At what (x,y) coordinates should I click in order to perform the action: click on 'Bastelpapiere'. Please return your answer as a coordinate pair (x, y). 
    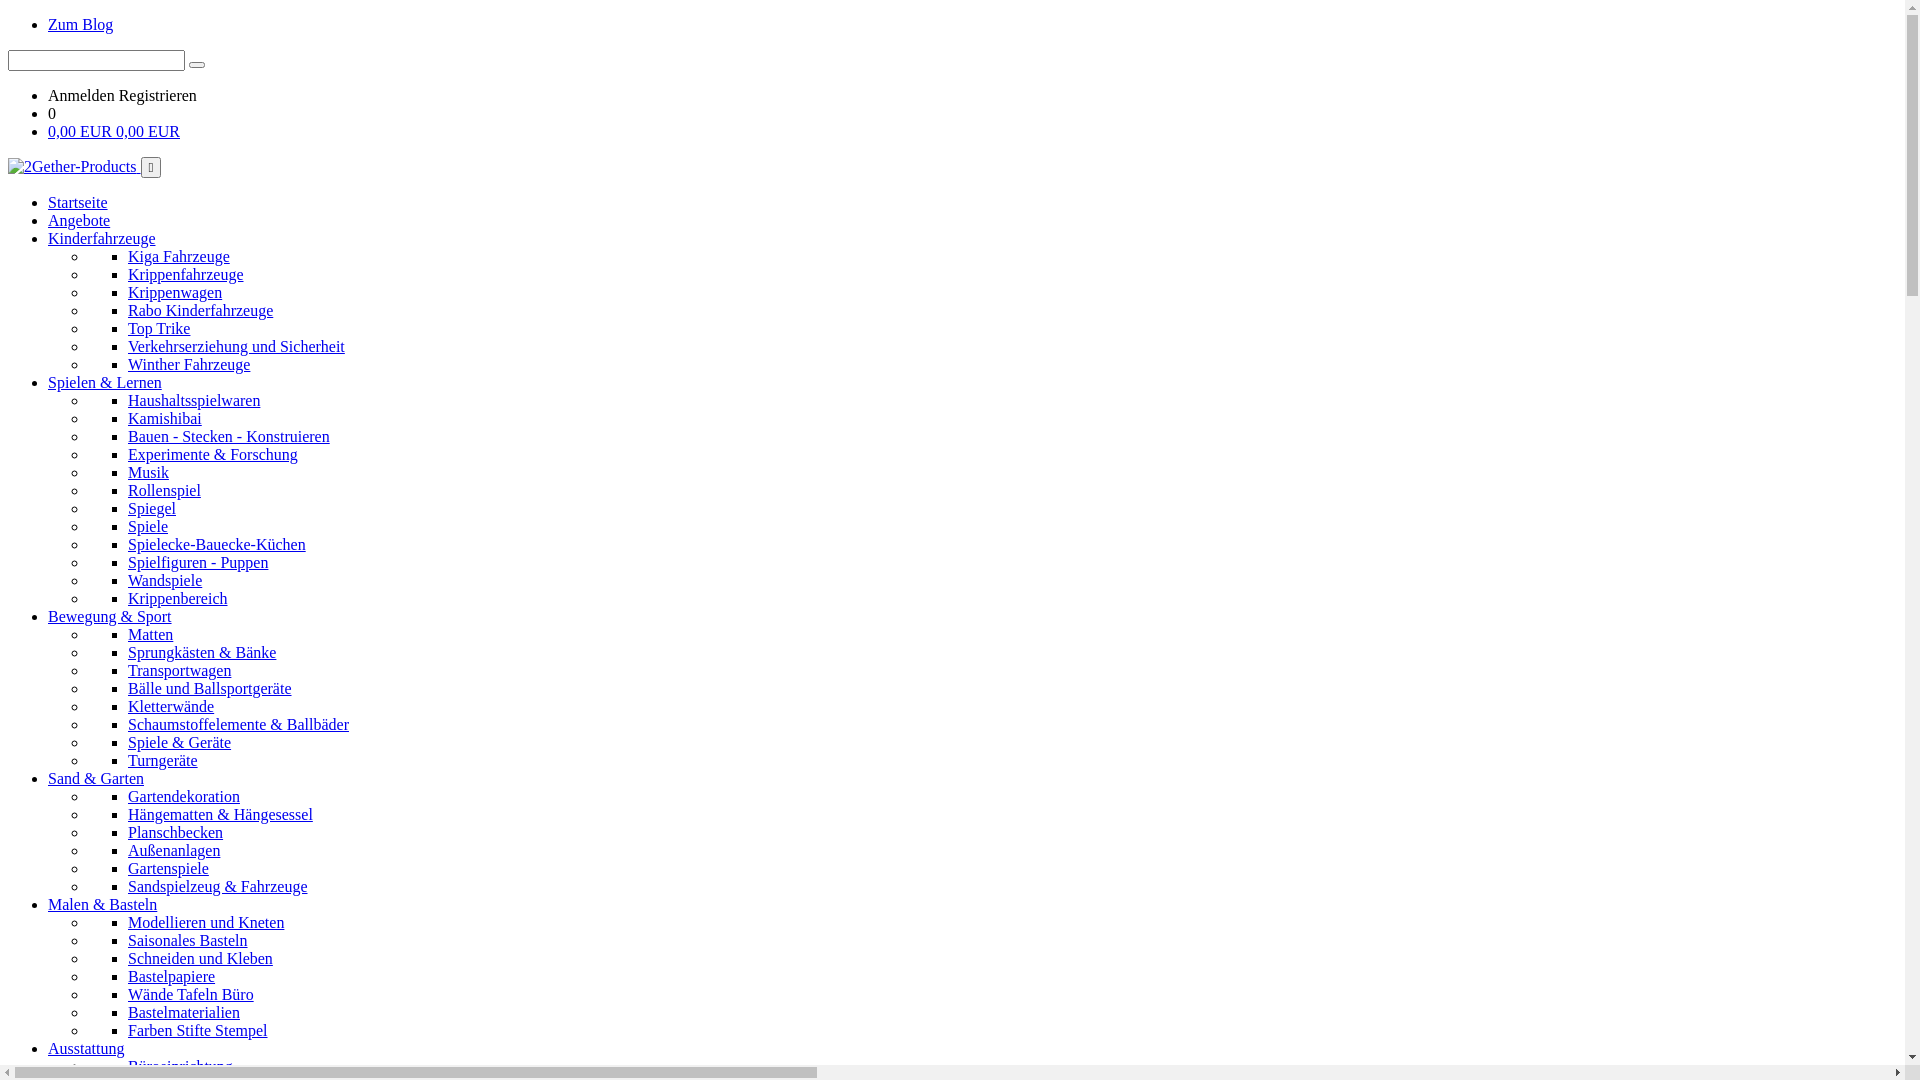
    Looking at the image, I should click on (171, 975).